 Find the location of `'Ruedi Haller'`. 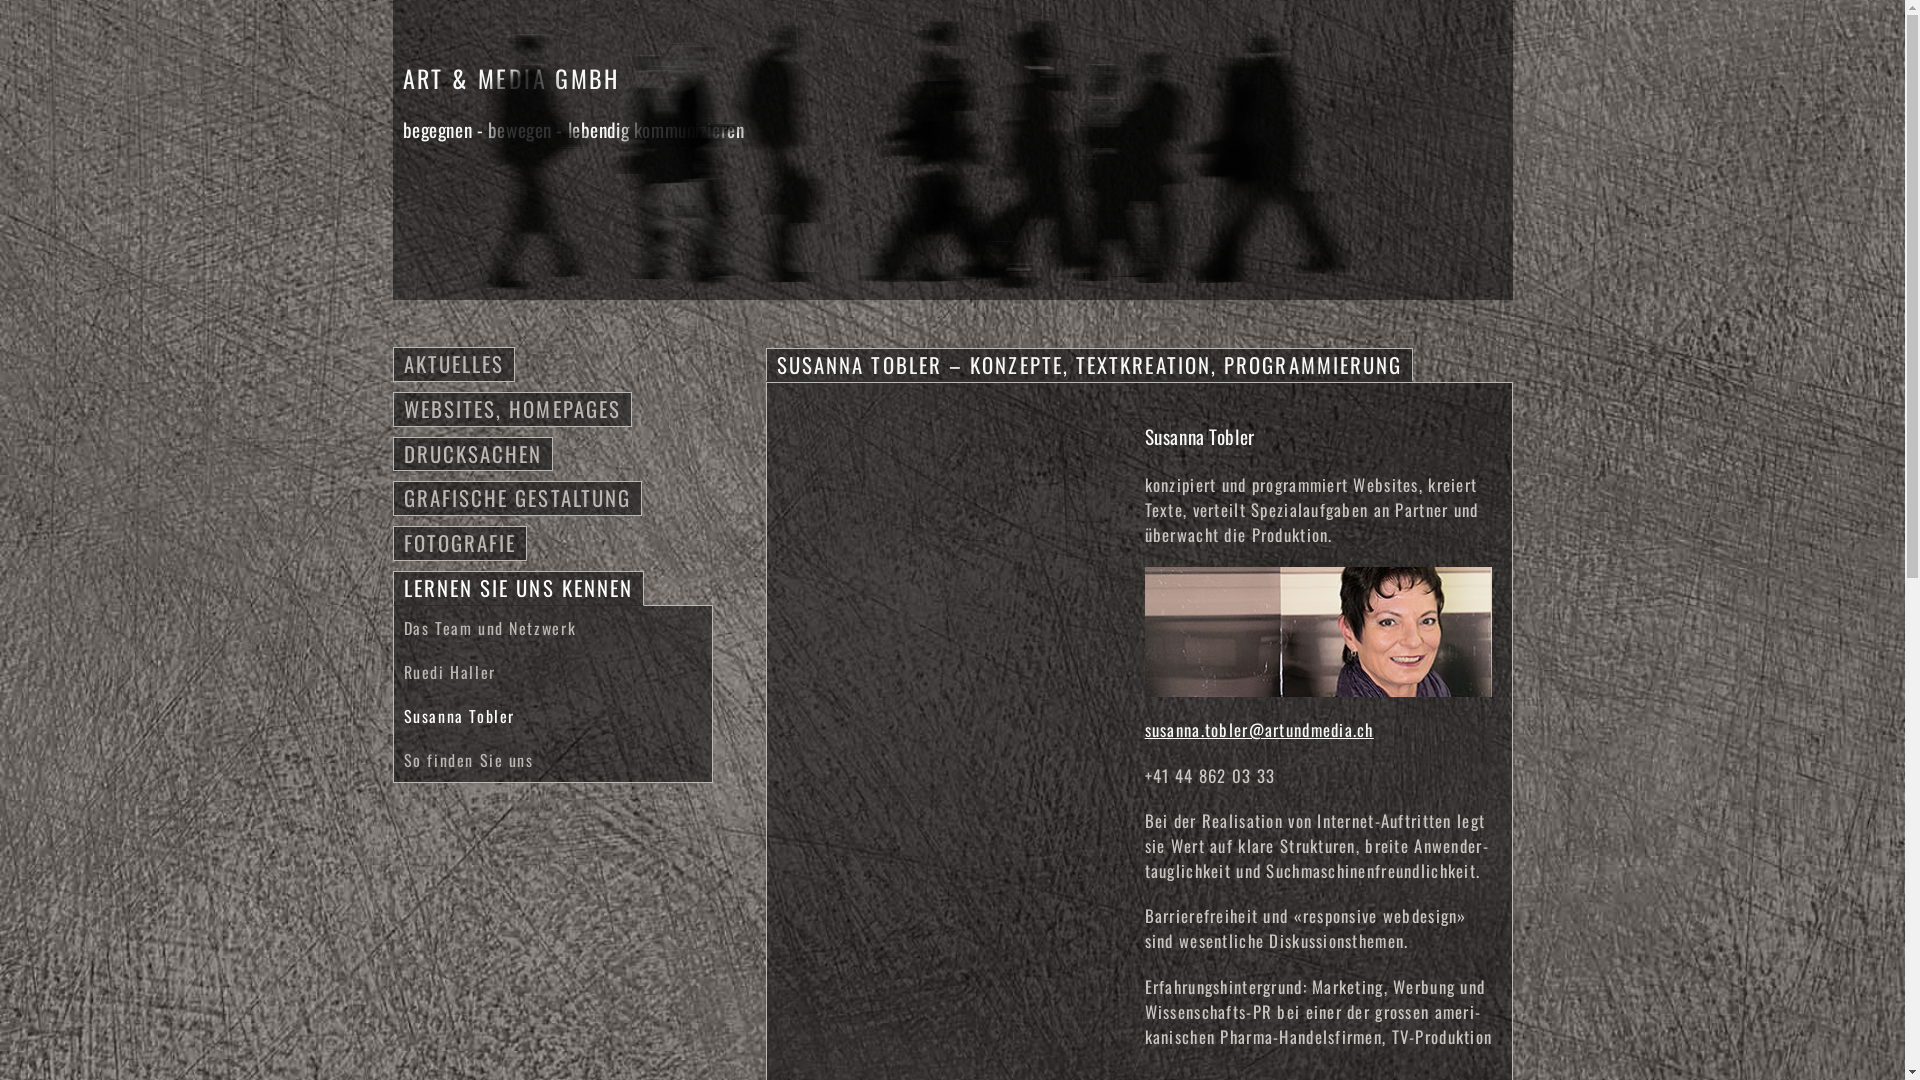

'Ruedi Haller' is located at coordinates (449, 671).